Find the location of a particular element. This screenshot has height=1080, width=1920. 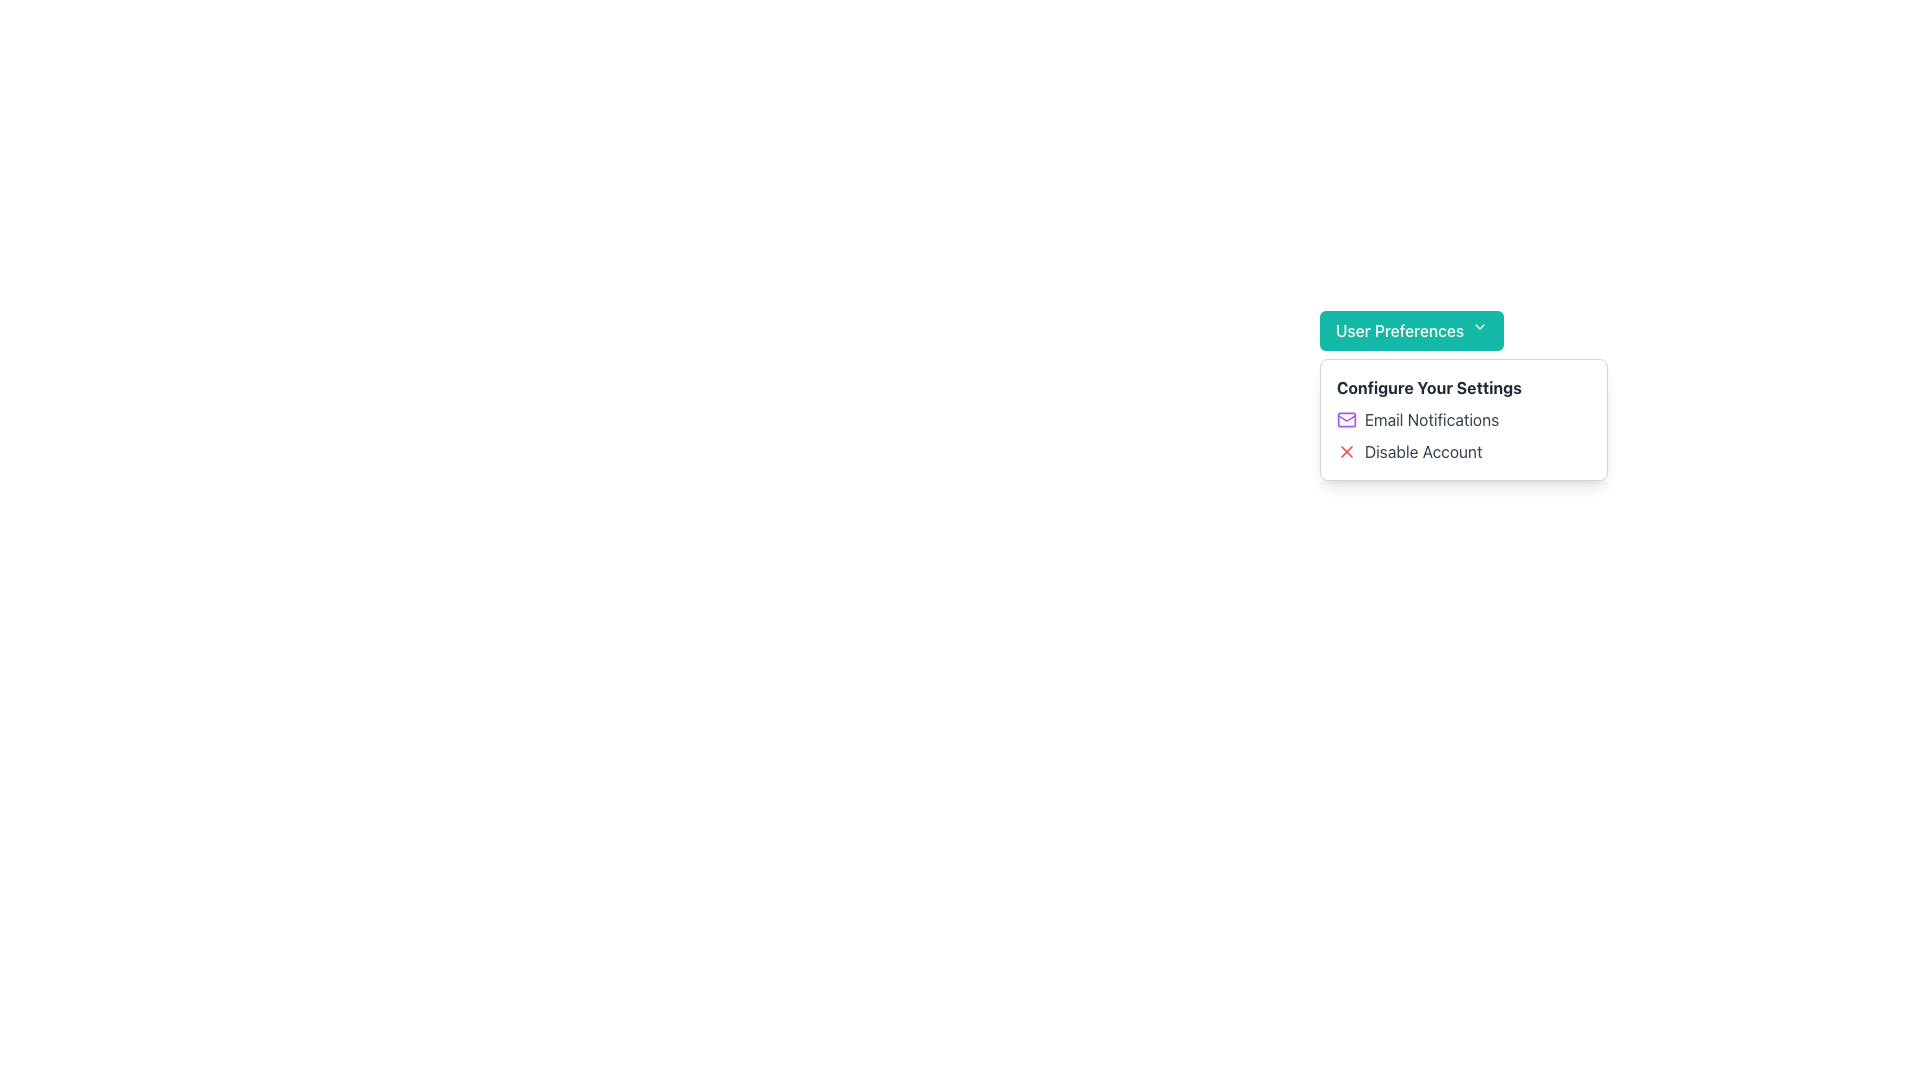

the downward-pointing chevron-shaped icon outlined in white, located to the right of the 'User Preferences' text within a teal button at the top of a dropdown menu is located at coordinates (1480, 326).